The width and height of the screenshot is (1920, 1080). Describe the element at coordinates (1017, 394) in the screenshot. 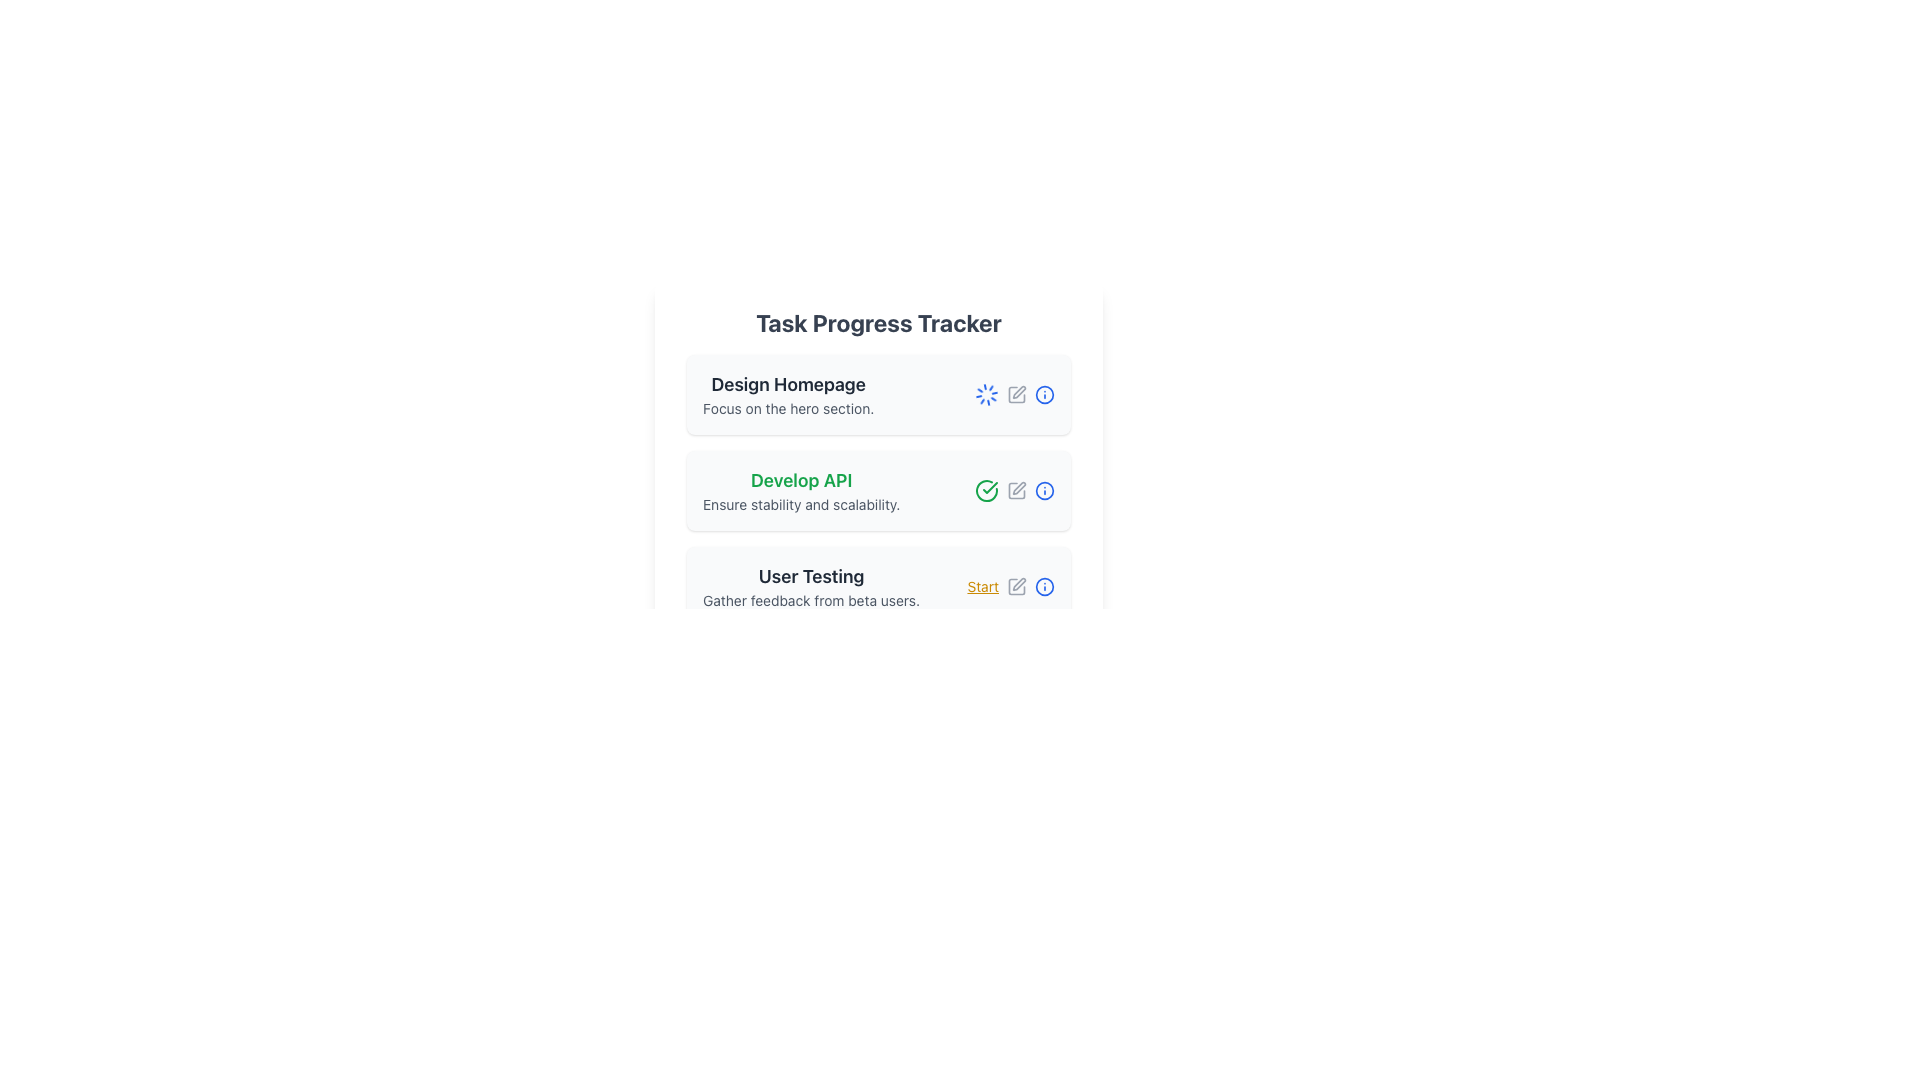

I see `the edit icon in the 'Design Homepage' task card, which is the third icon in the row of interactive icons on the right side of the card, to change its color` at that location.